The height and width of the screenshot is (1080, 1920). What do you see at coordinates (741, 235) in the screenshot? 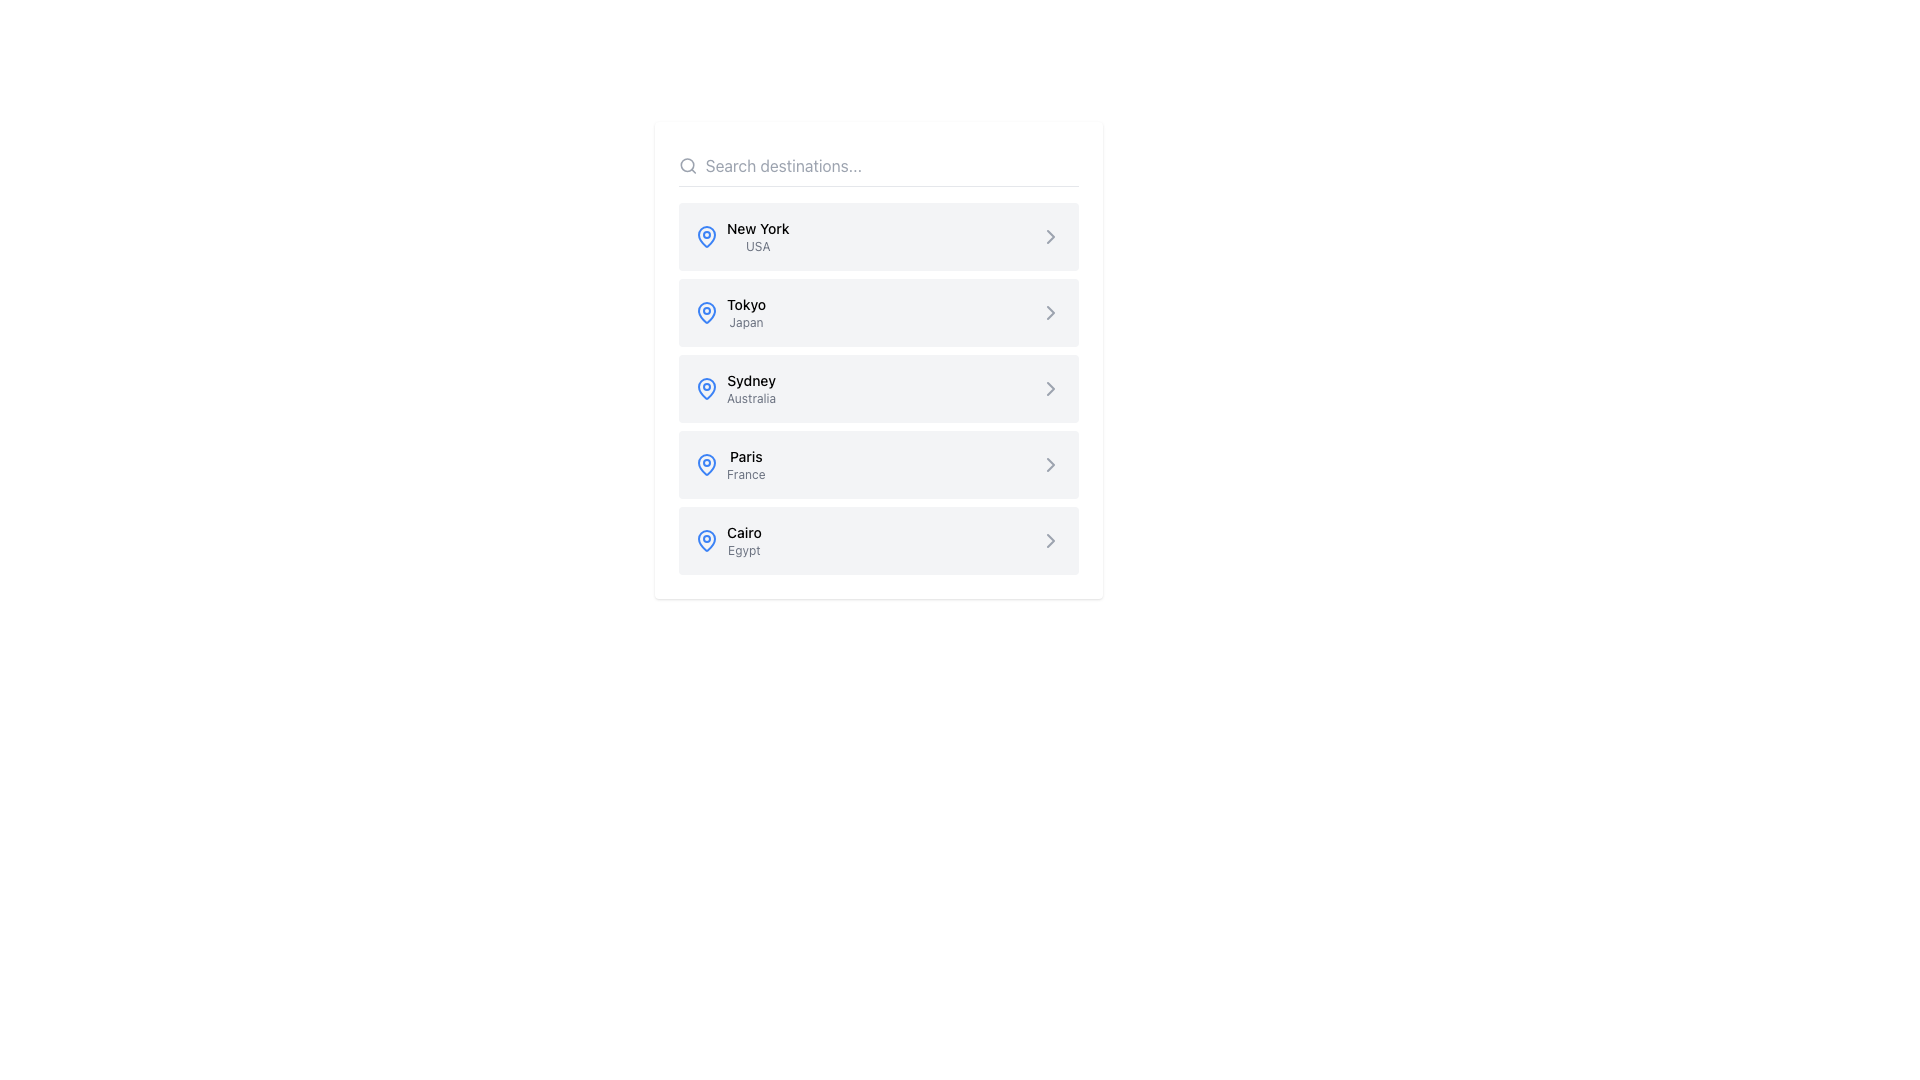
I see `the 'New York' text with the blue location pin icon in the first list item of the vertical destinations menu` at bounding box center [741, 235].